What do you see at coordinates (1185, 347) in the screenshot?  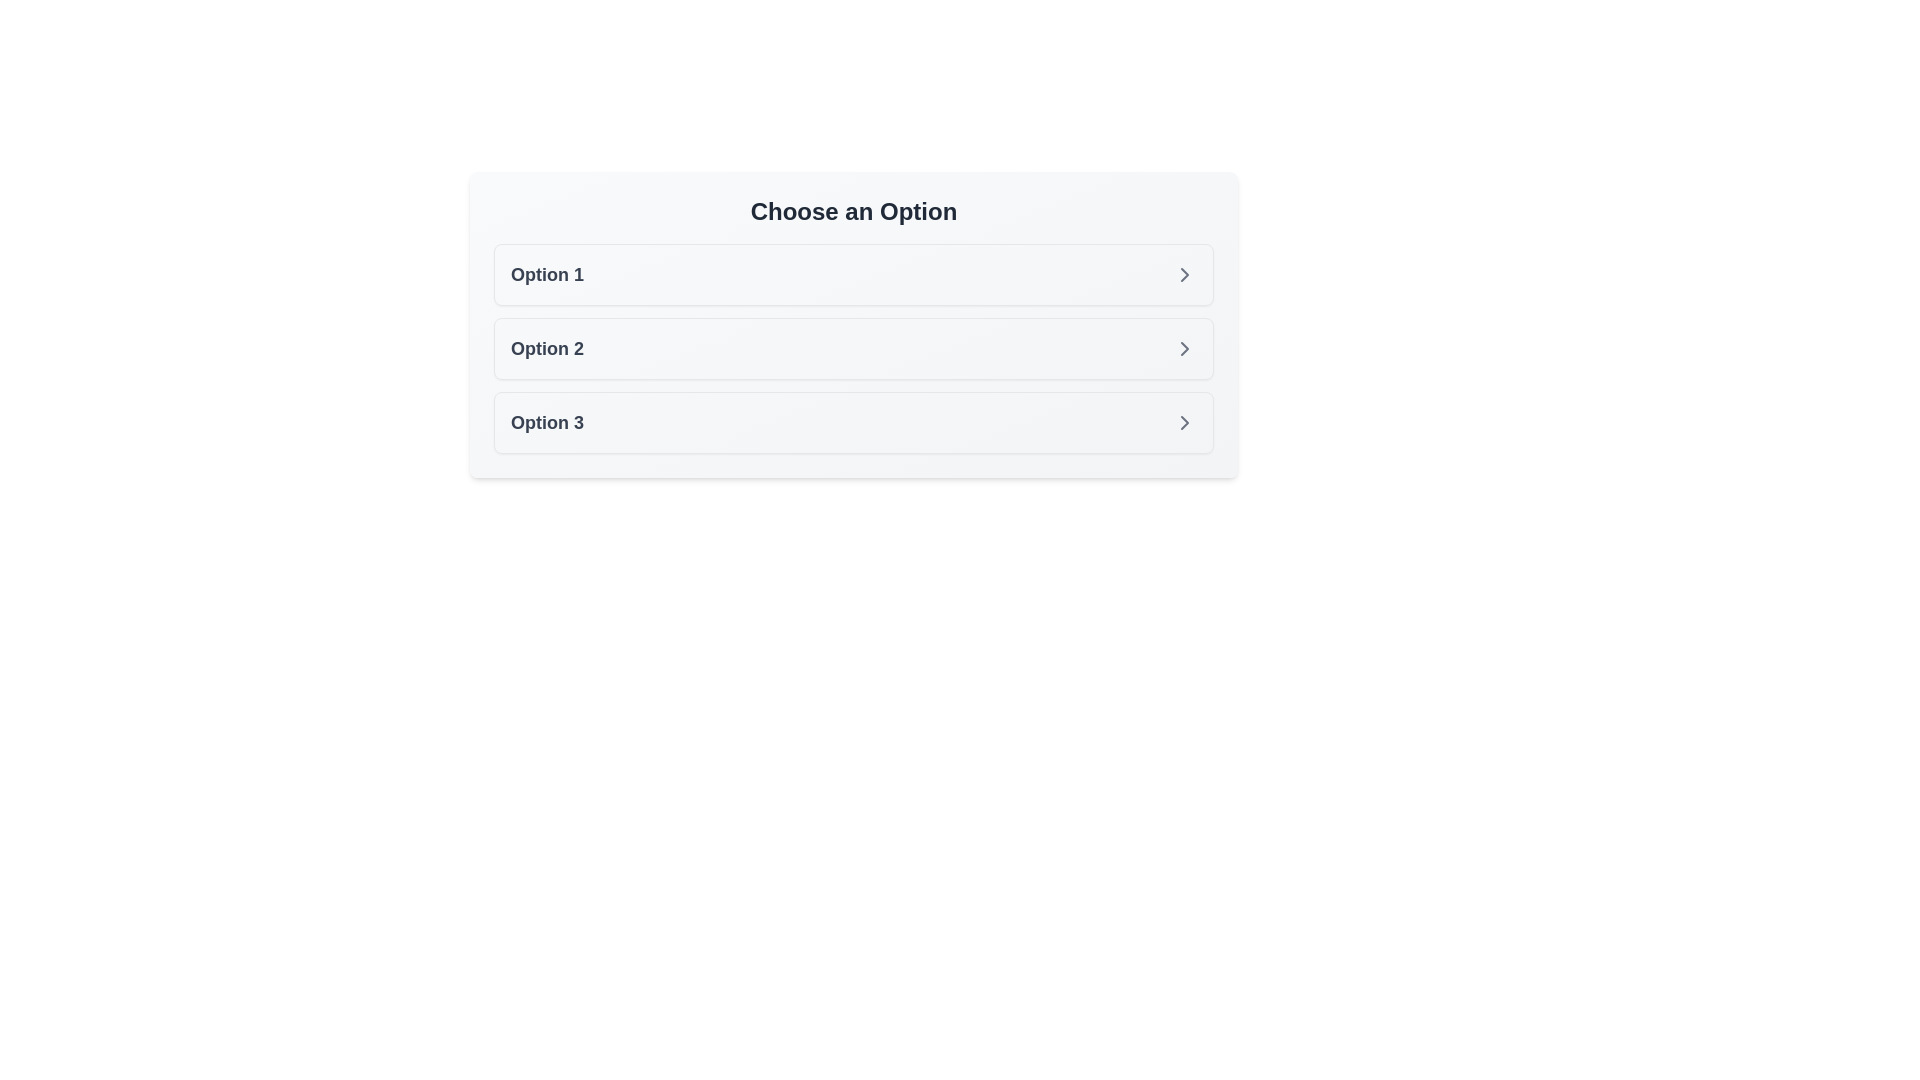 I see `the chevron icon located to the far right of the 'Option 2' selection row in the menu` at bounding box center [1185, 347].